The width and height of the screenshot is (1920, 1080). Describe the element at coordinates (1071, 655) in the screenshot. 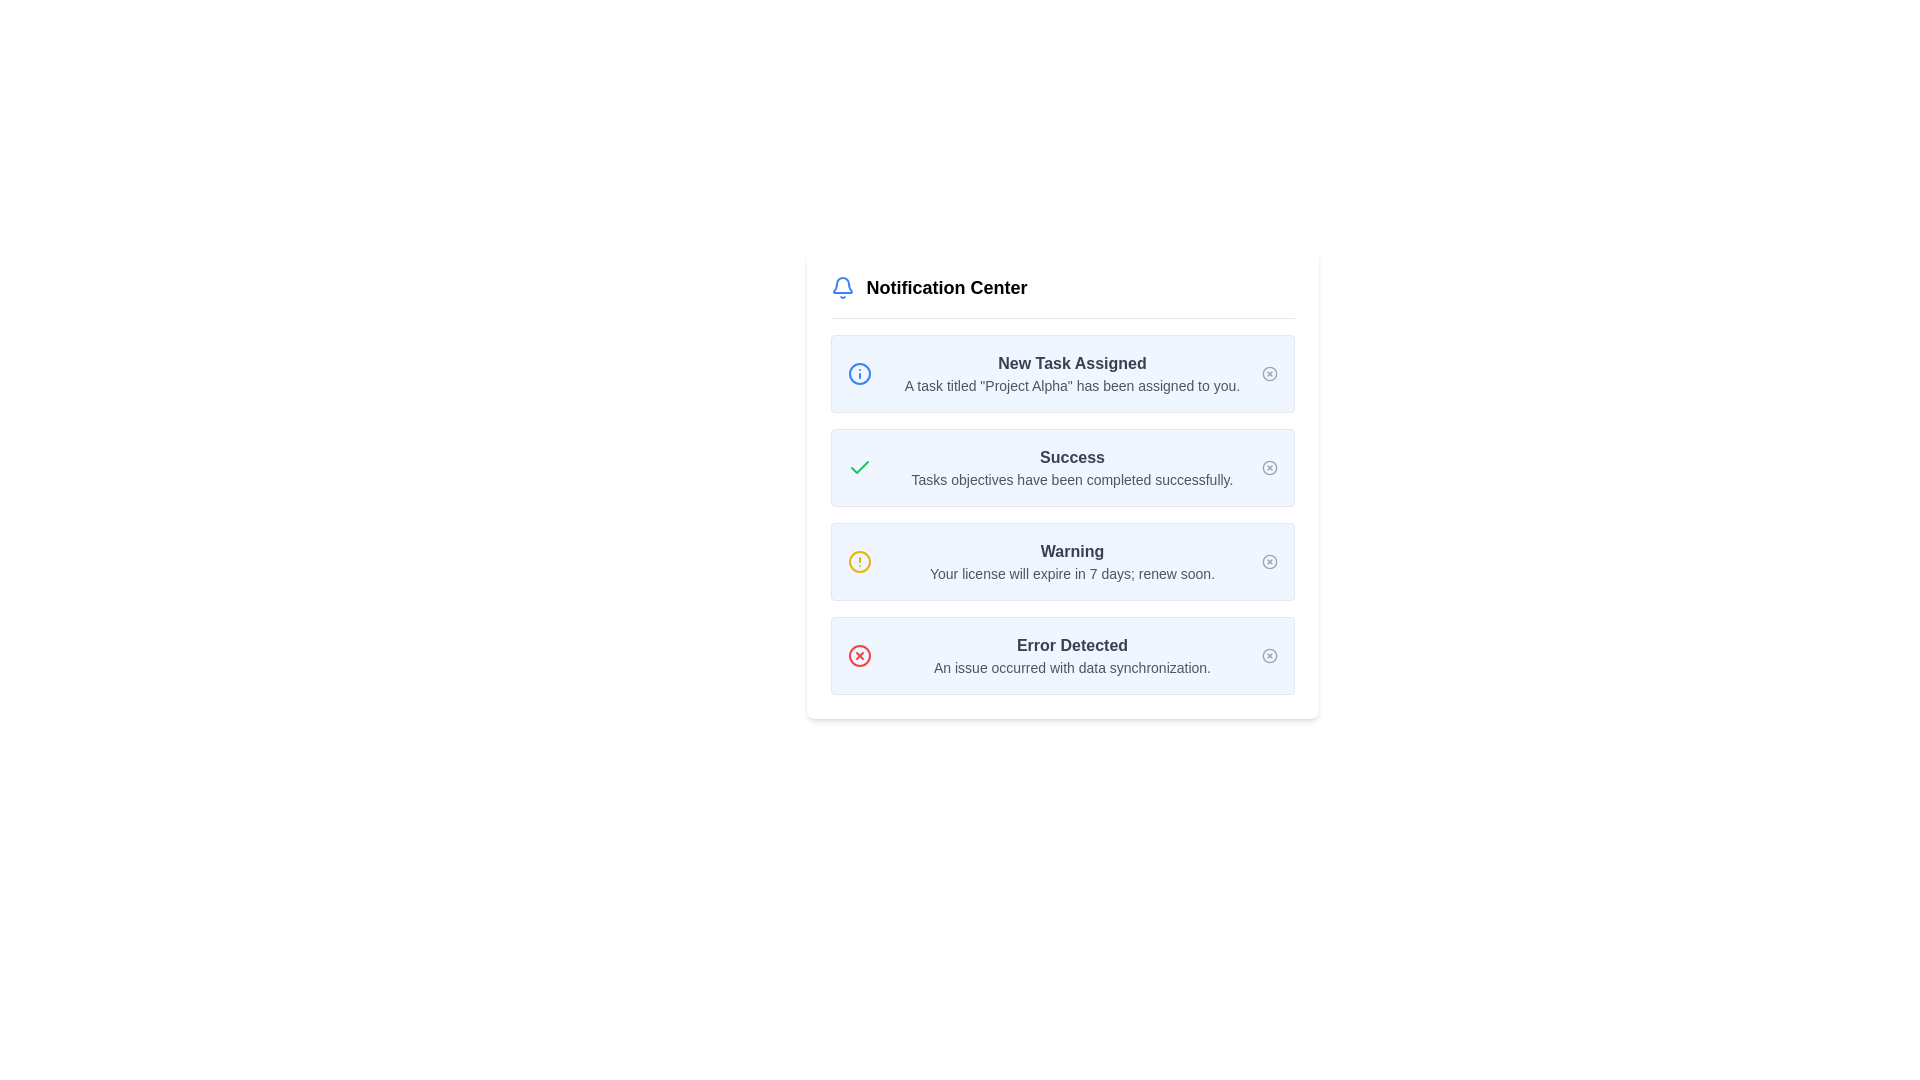

I see `the notification titled 'Error Detected' which is displayed within a light blue box at the bottom of the notification list` at that location.